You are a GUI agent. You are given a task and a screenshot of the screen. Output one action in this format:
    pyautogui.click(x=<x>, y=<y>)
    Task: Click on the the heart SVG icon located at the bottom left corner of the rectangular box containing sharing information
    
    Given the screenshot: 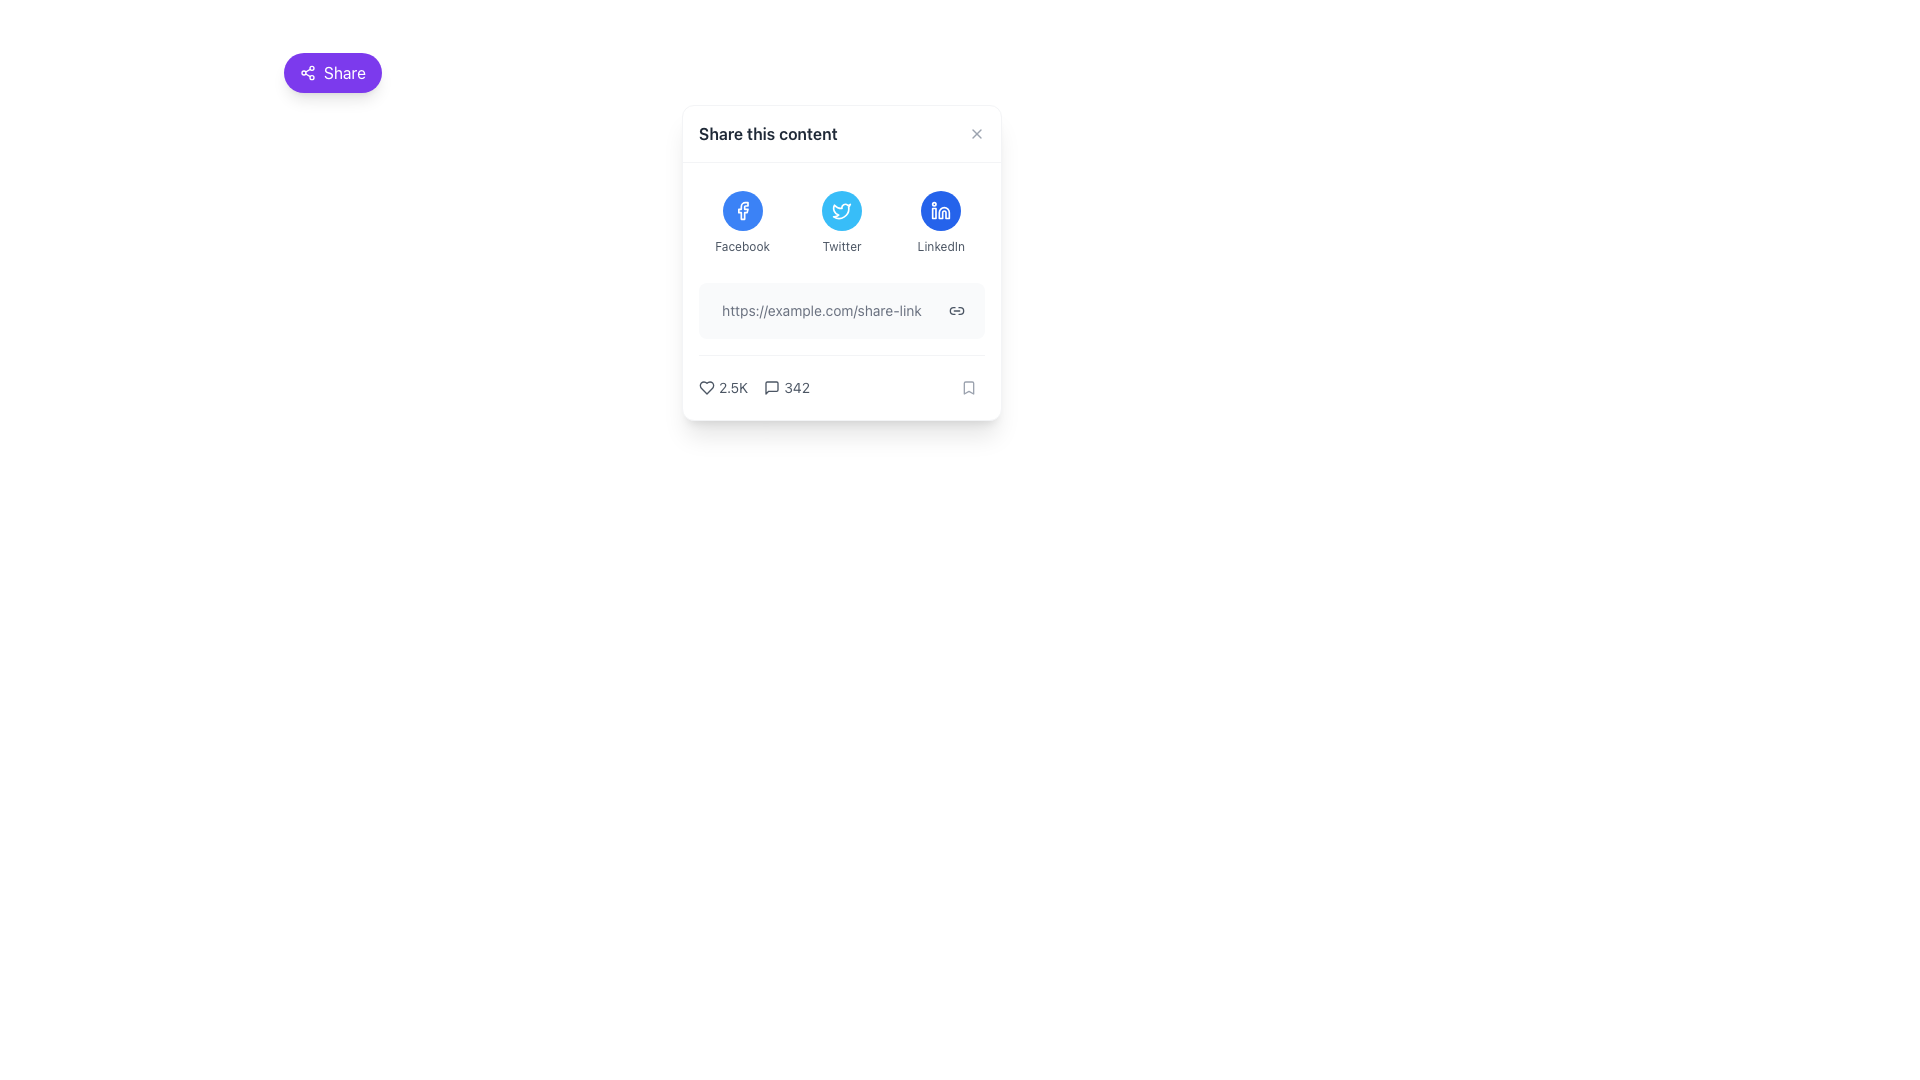 What is the action you would take?
    pyautogui.click(x=706, y=388)
    